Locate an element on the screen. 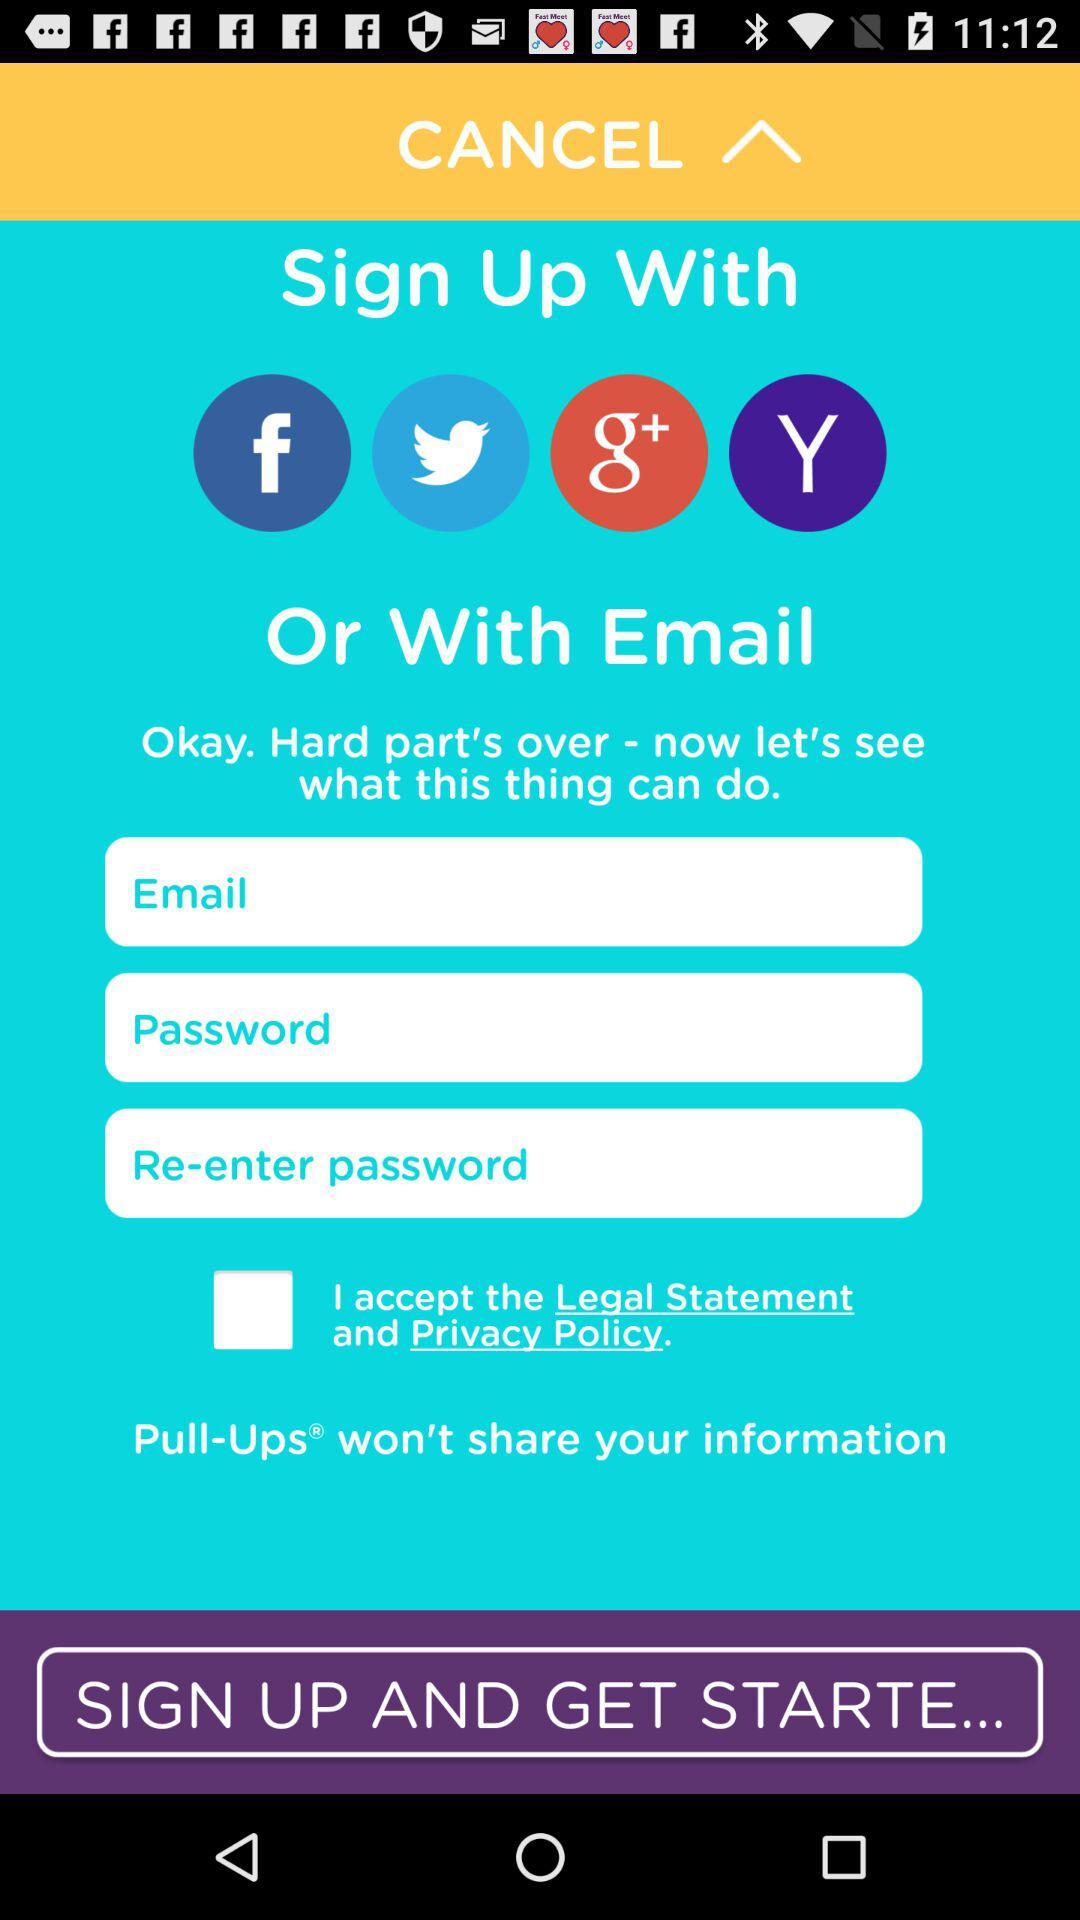 The width and height of the screenshot is (1080, 1920). sign up with twitter is located at coordinates (450, 451).